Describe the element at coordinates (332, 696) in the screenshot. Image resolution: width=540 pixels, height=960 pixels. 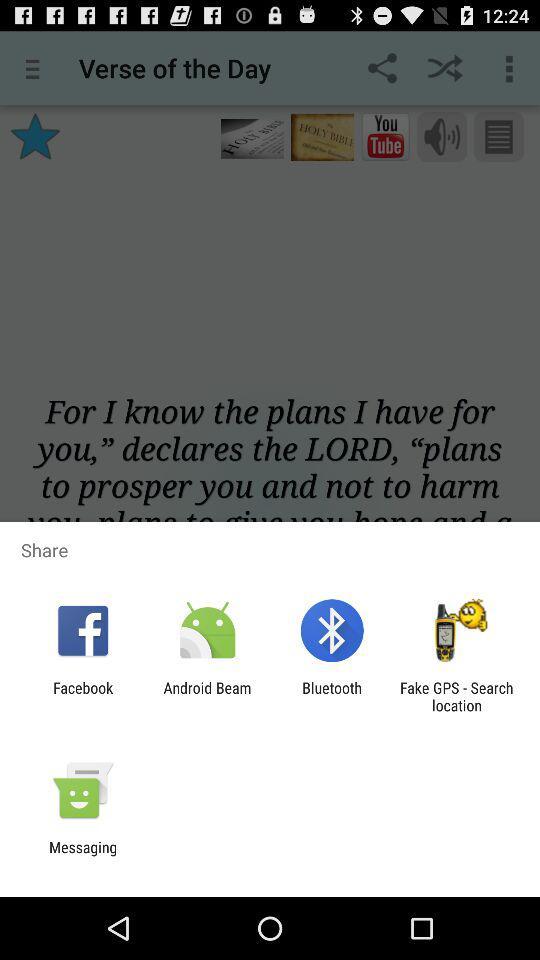
I see `the app next to fake gps search item` at that location.